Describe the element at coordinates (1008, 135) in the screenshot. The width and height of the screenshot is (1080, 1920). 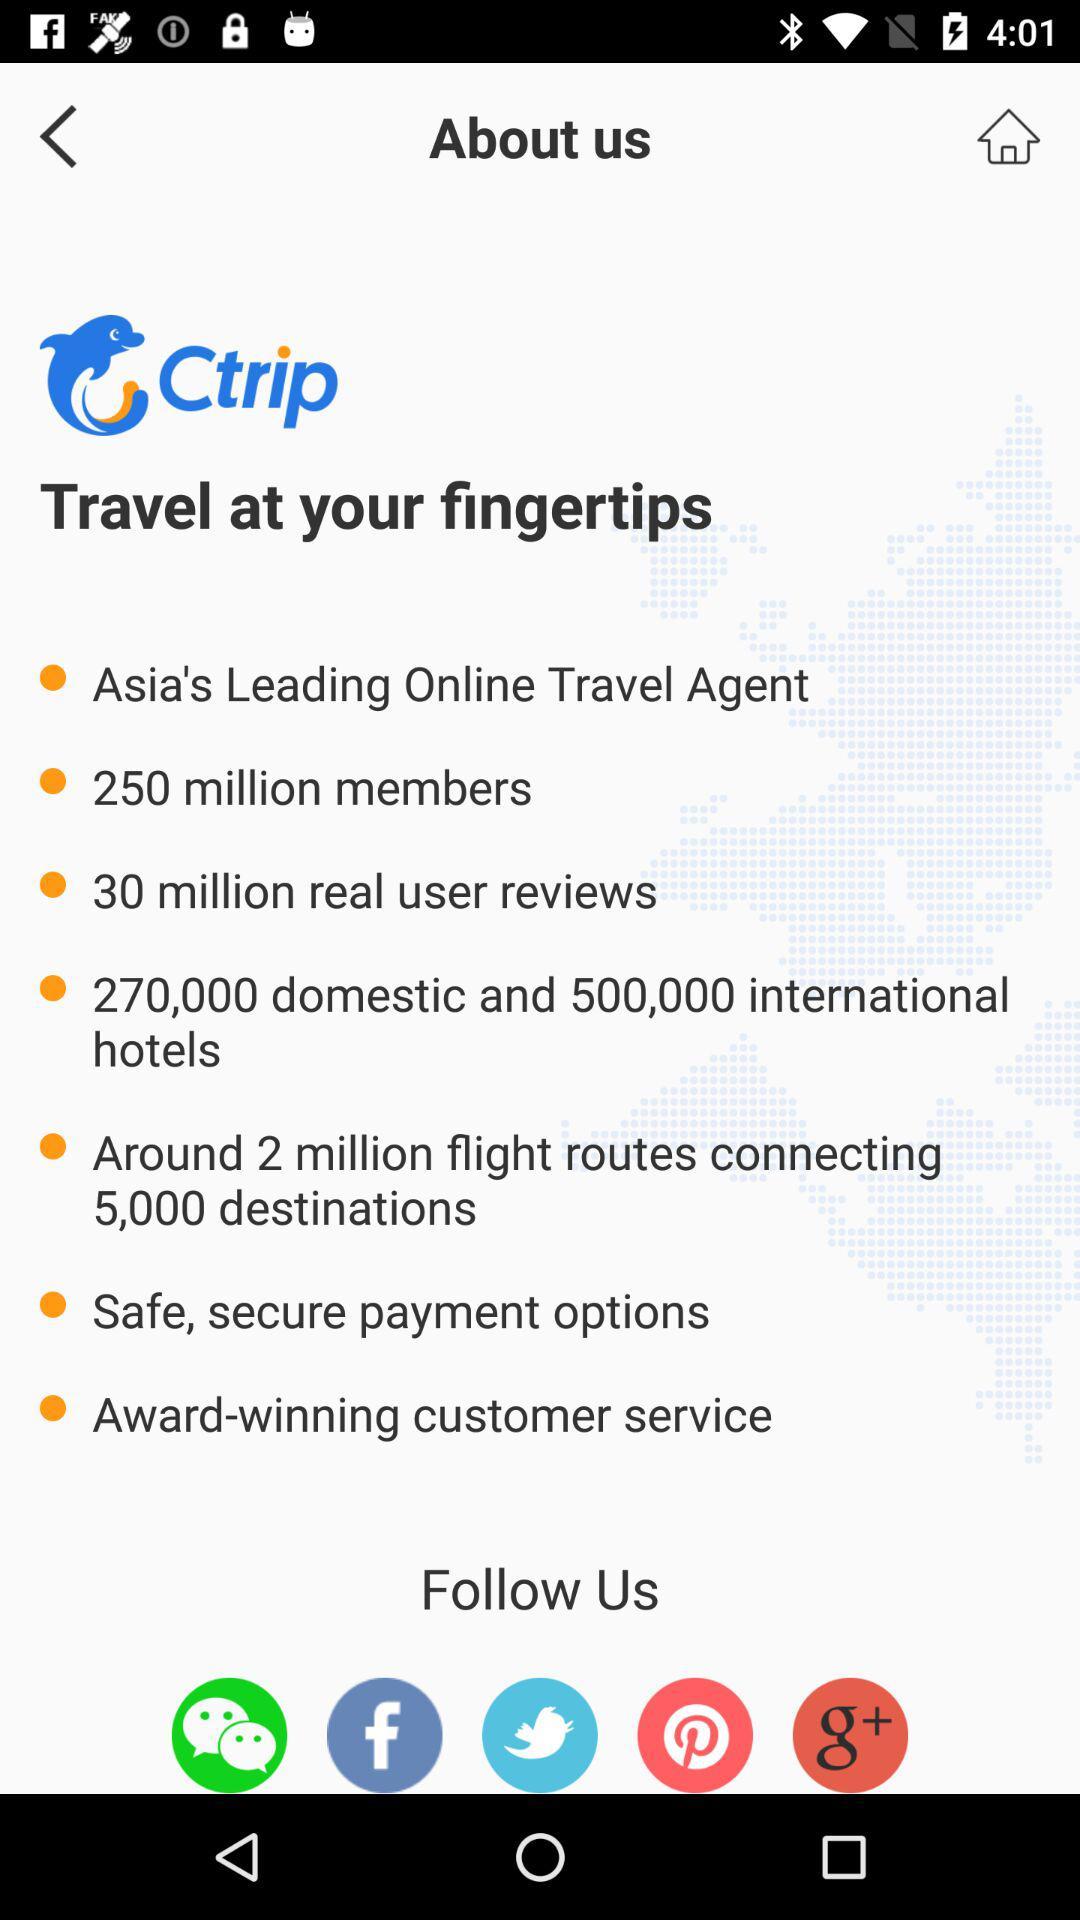
I see `homepage` at that location.